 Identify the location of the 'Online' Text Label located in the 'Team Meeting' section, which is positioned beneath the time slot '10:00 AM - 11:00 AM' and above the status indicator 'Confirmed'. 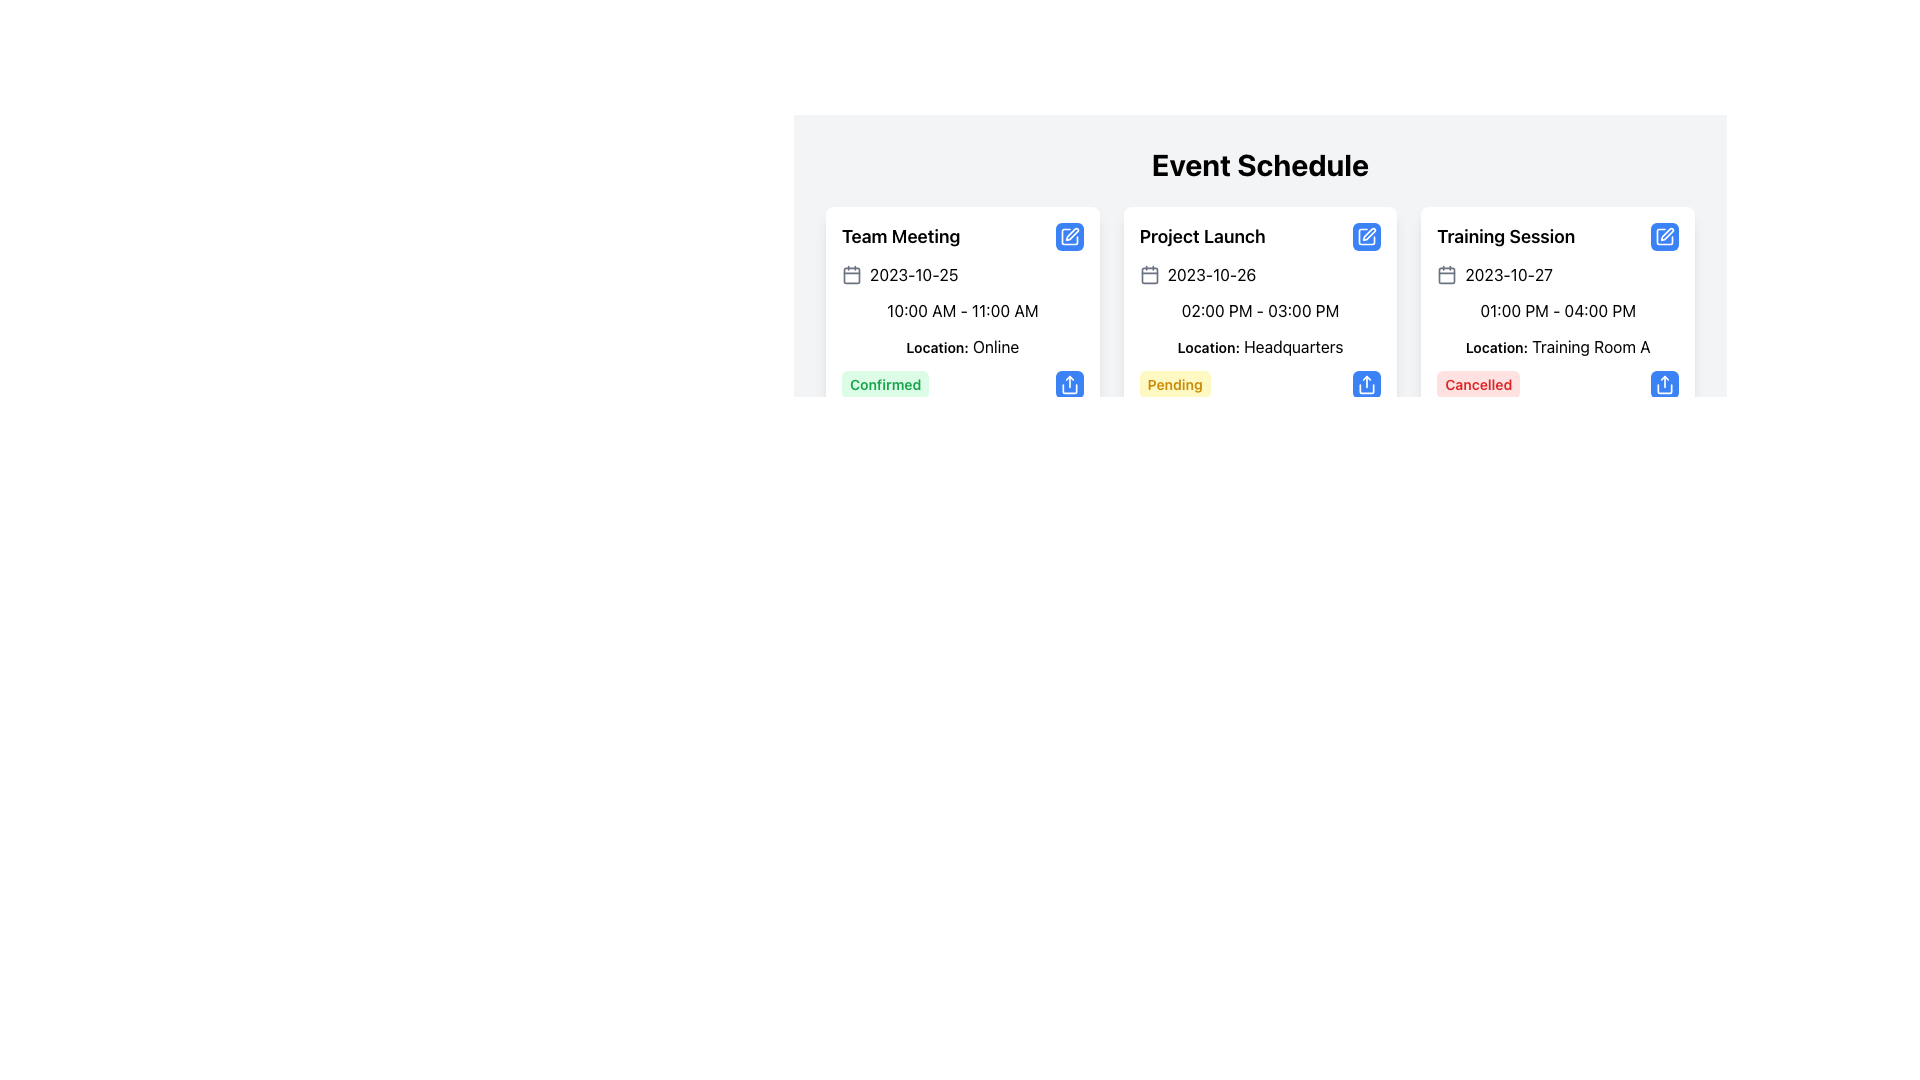
(962, 346).